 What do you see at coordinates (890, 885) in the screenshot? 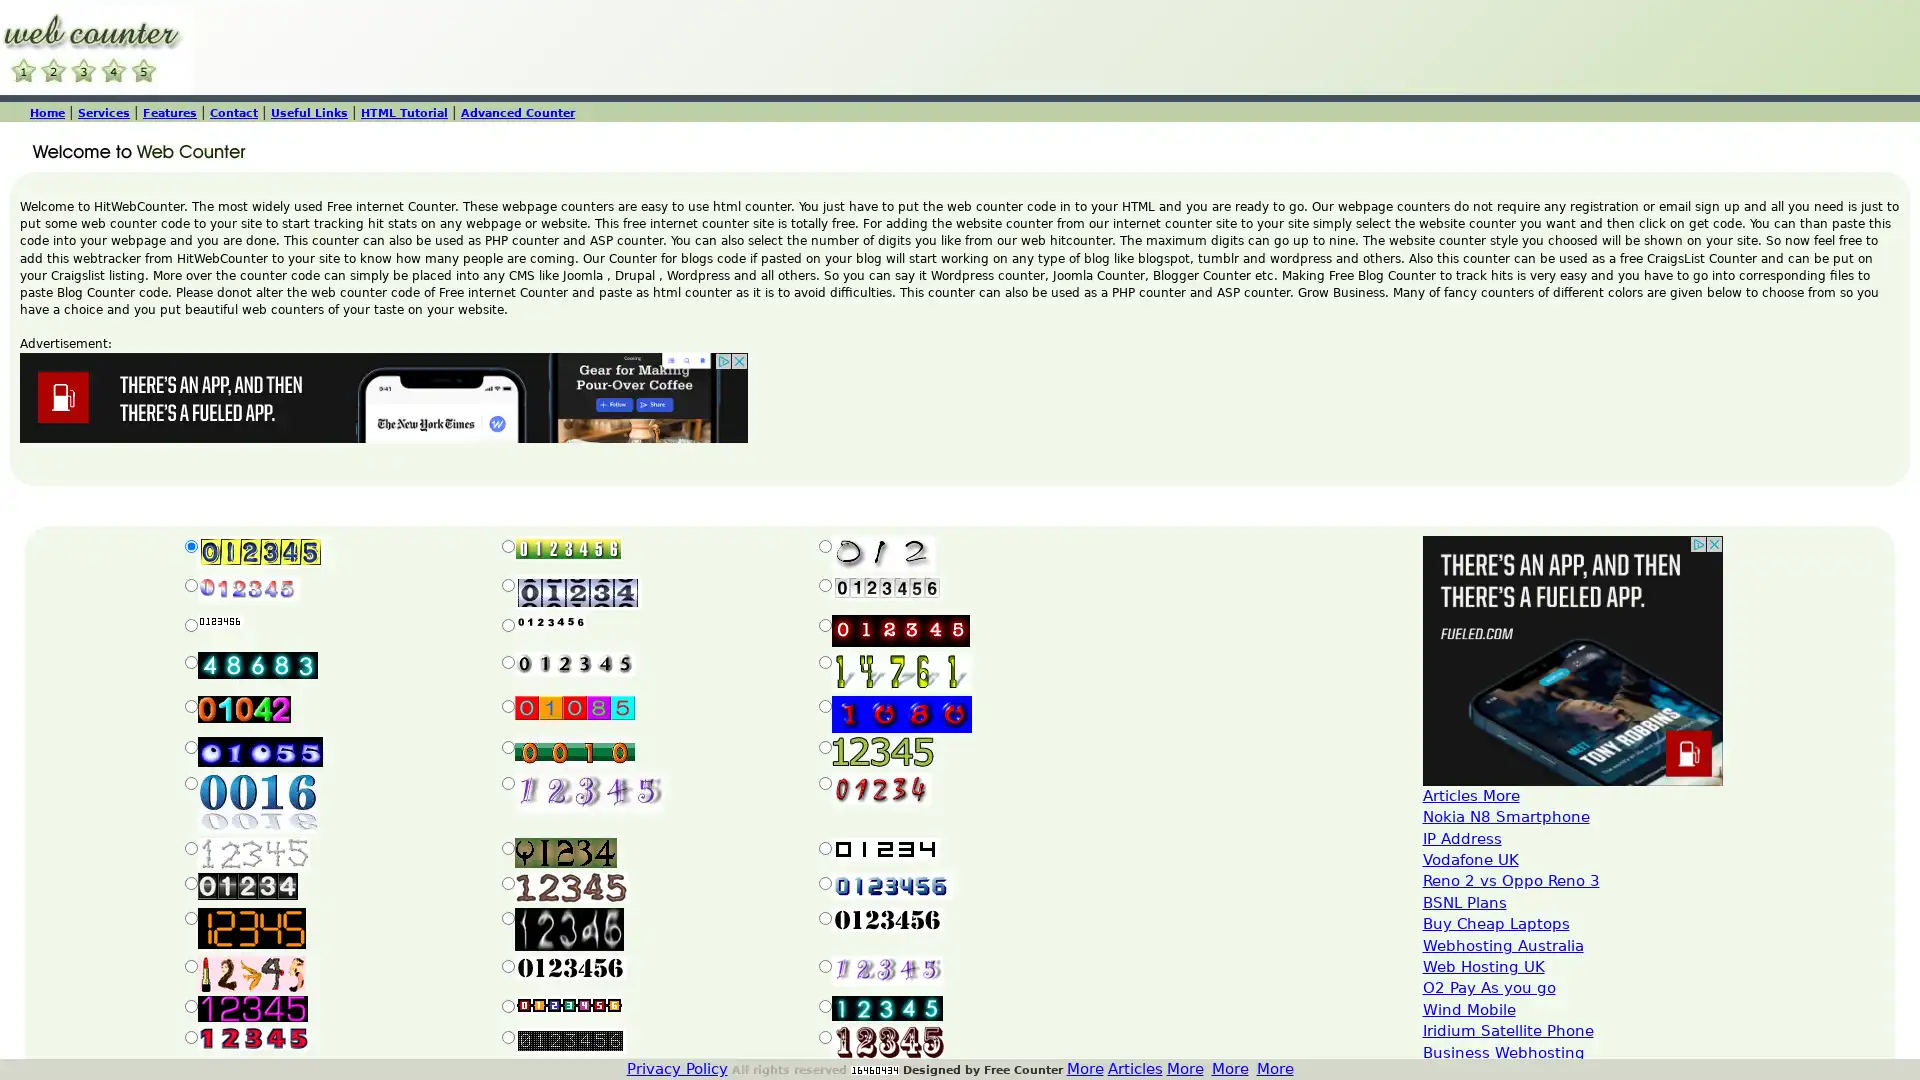
I see `Submit` at bounding box center [890, 885].